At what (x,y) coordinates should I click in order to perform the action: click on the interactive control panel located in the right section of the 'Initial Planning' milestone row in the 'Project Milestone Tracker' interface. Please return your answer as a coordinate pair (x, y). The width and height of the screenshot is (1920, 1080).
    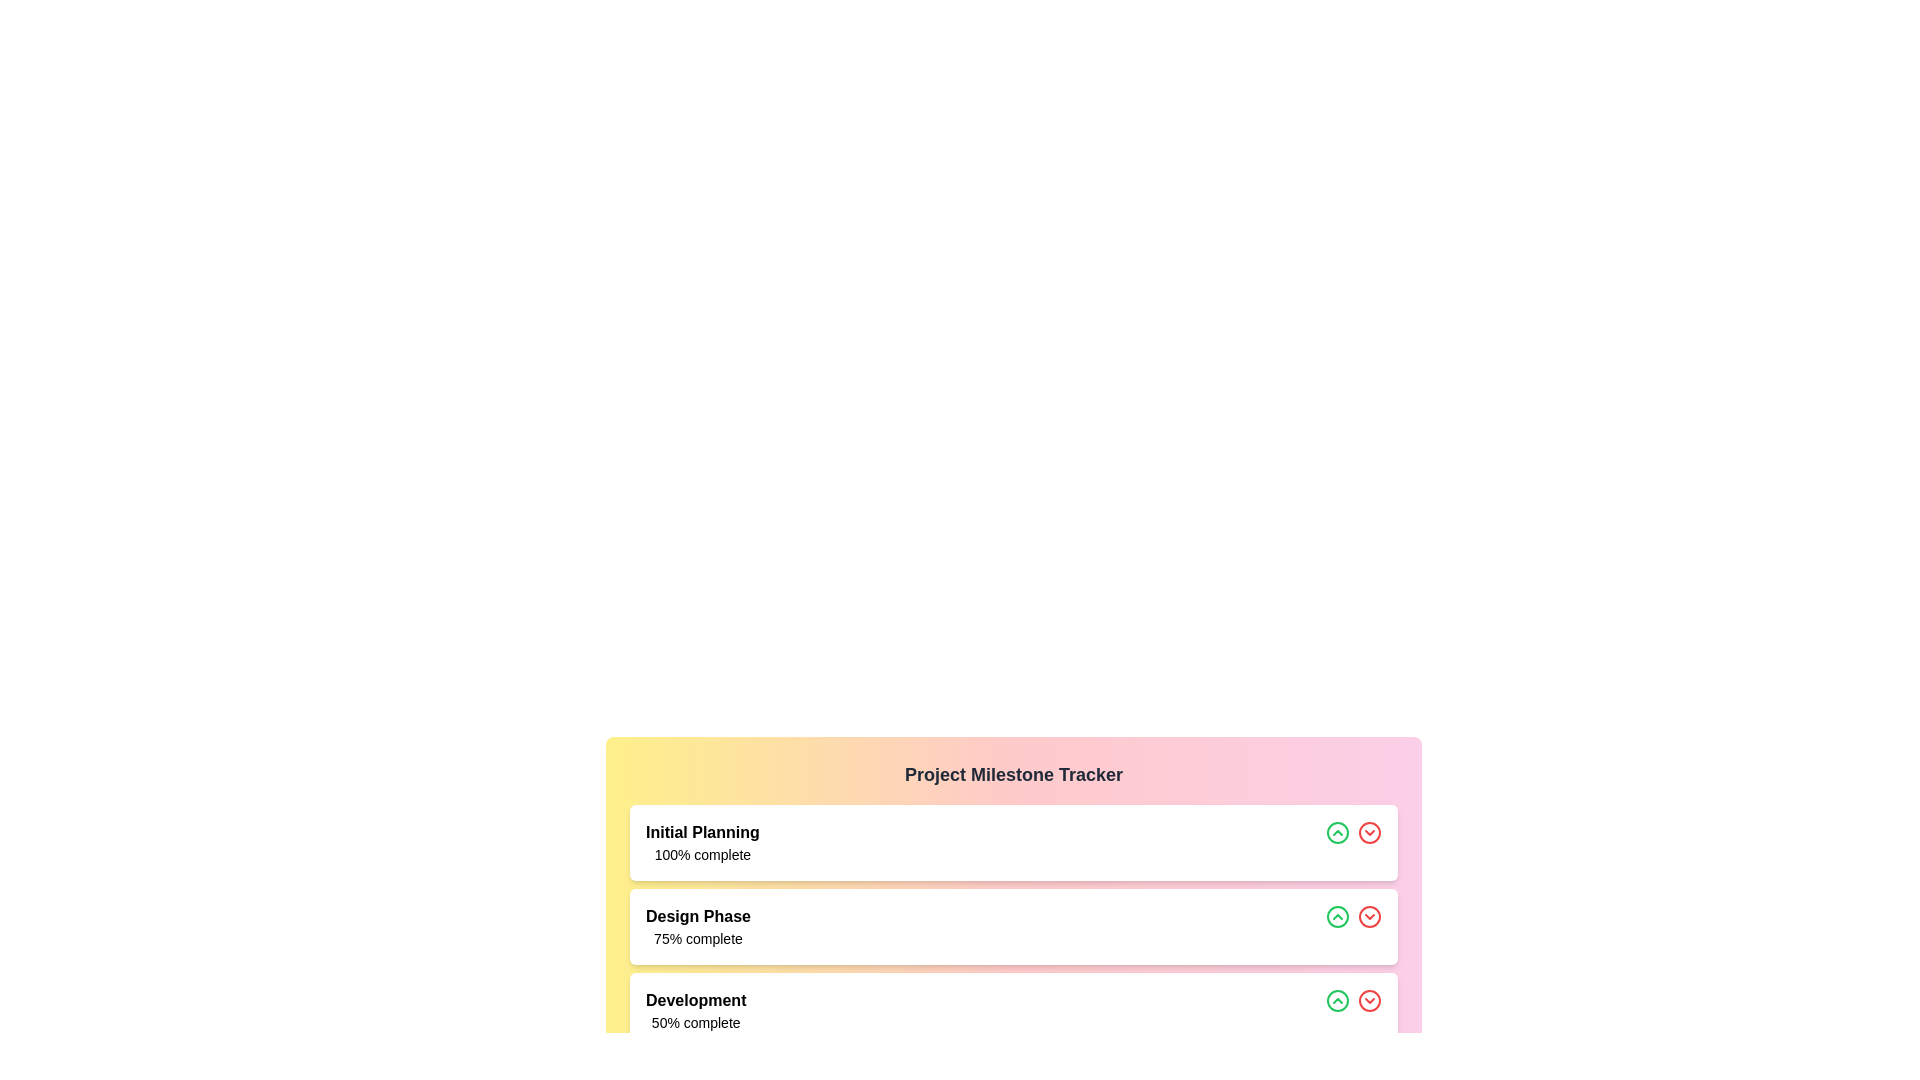
    Looking at the image, I should click on (1353, 843).